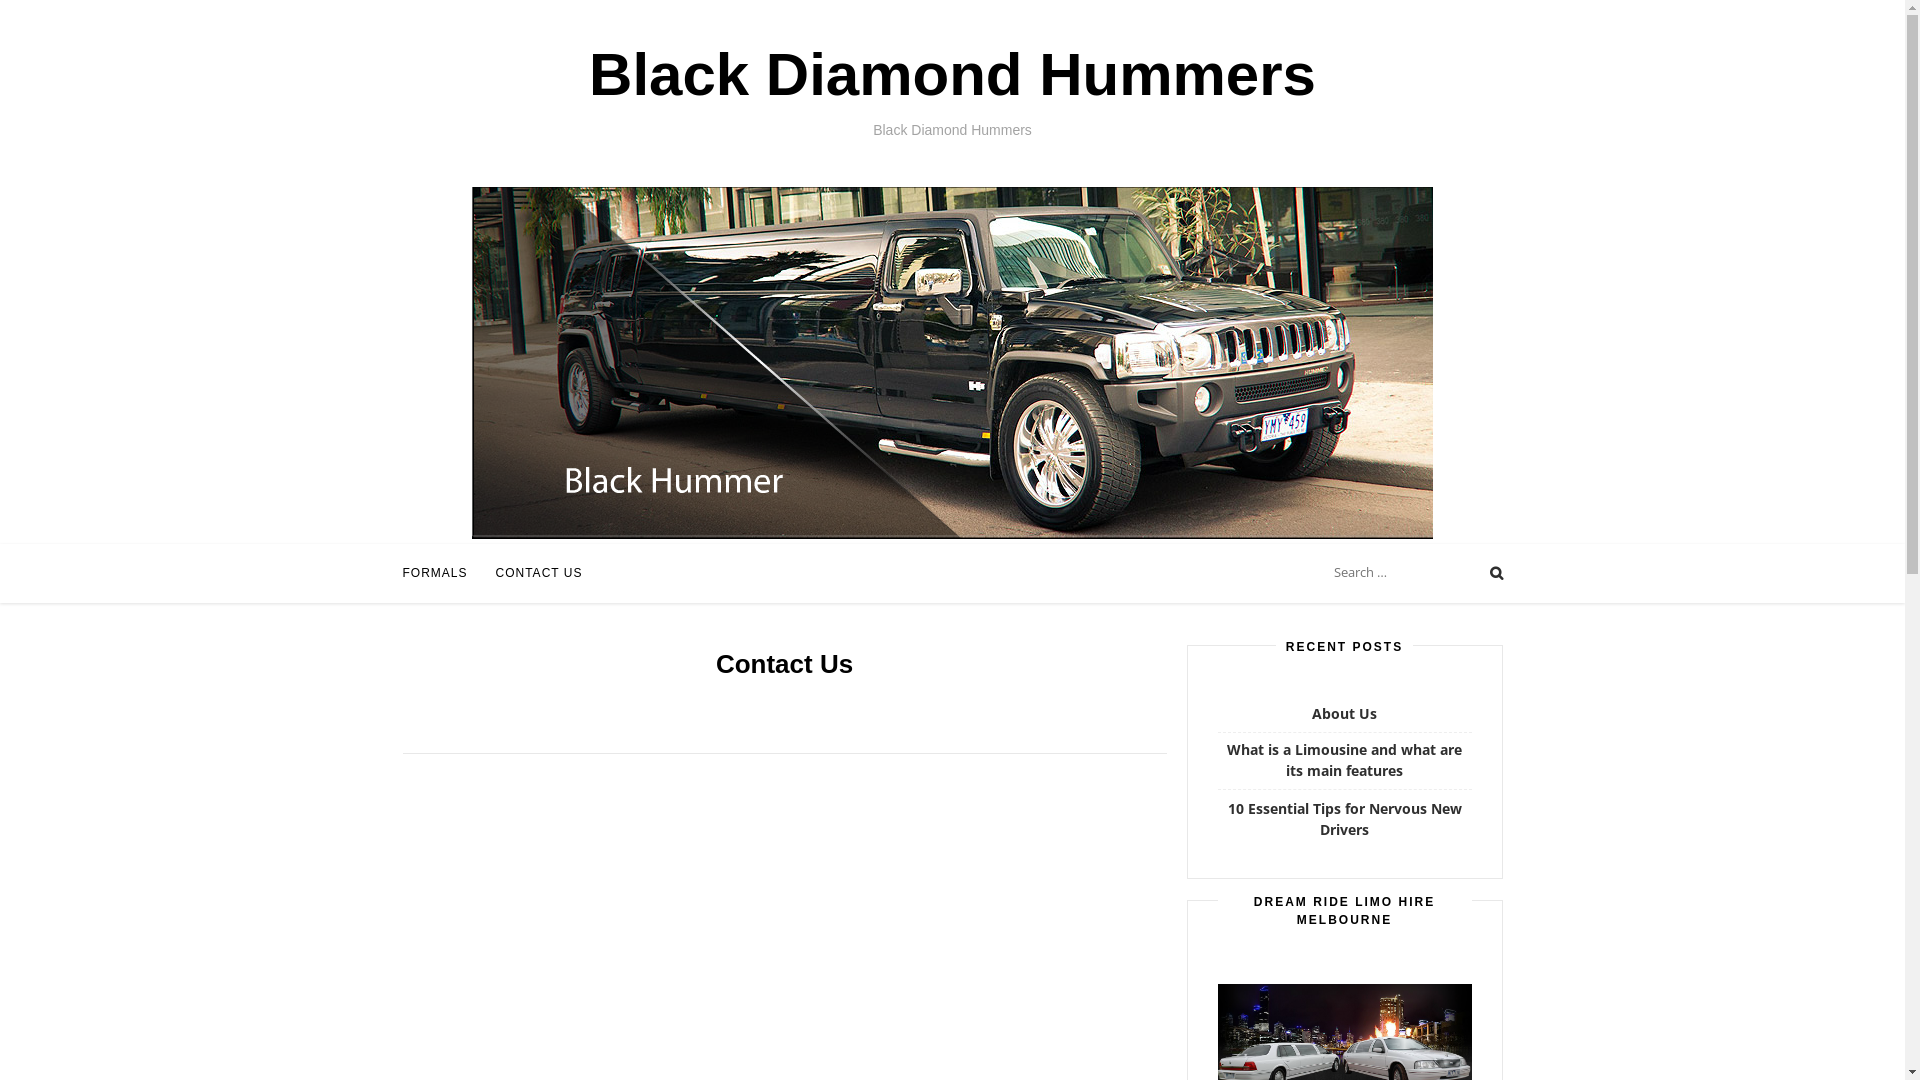 Image resolution: width=1920 pixels, height=1080 pixels. Describe the element at coordinates (1227, 818) in the screenshot. I see `'10 Essential Tips for Nervous New Drivers'` at that location.